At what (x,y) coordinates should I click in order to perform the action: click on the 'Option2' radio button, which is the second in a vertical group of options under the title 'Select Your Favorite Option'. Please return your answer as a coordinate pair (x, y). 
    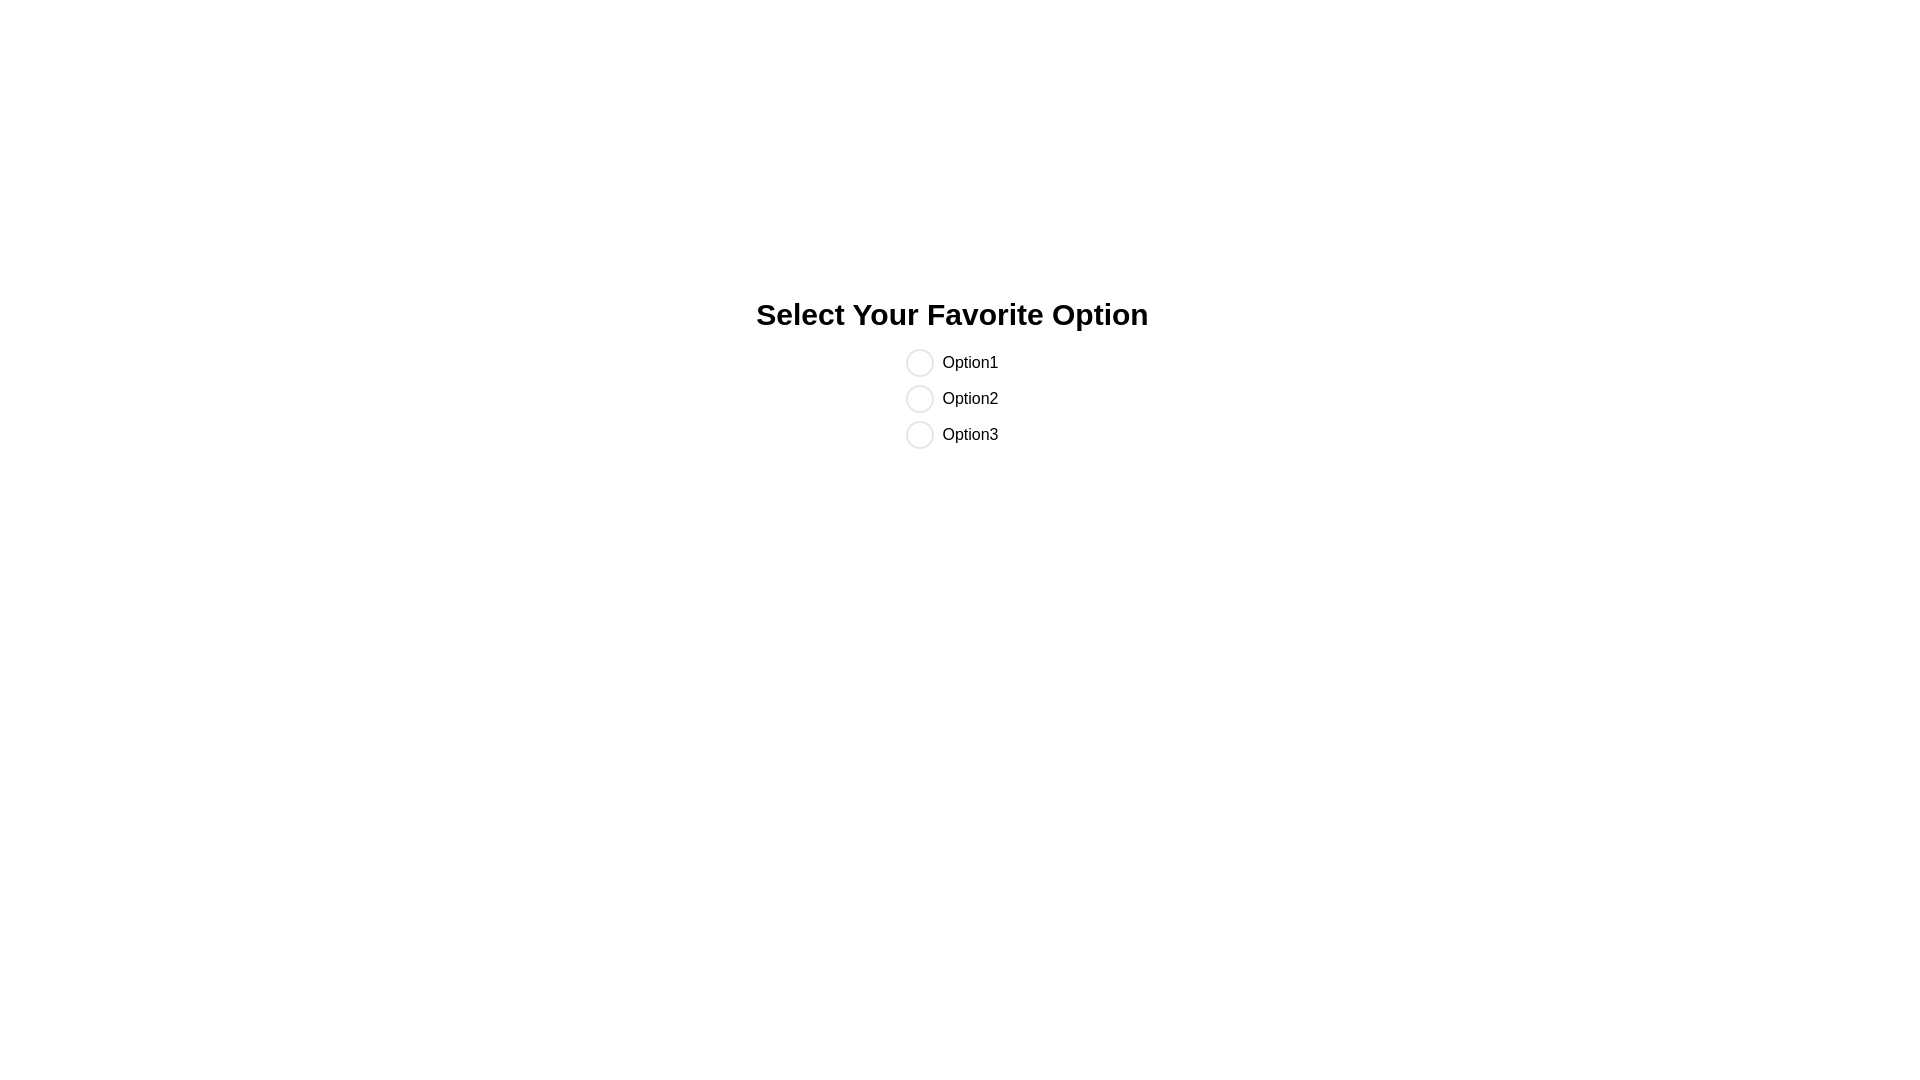
    Looking at the image, I should click on (951, 402).